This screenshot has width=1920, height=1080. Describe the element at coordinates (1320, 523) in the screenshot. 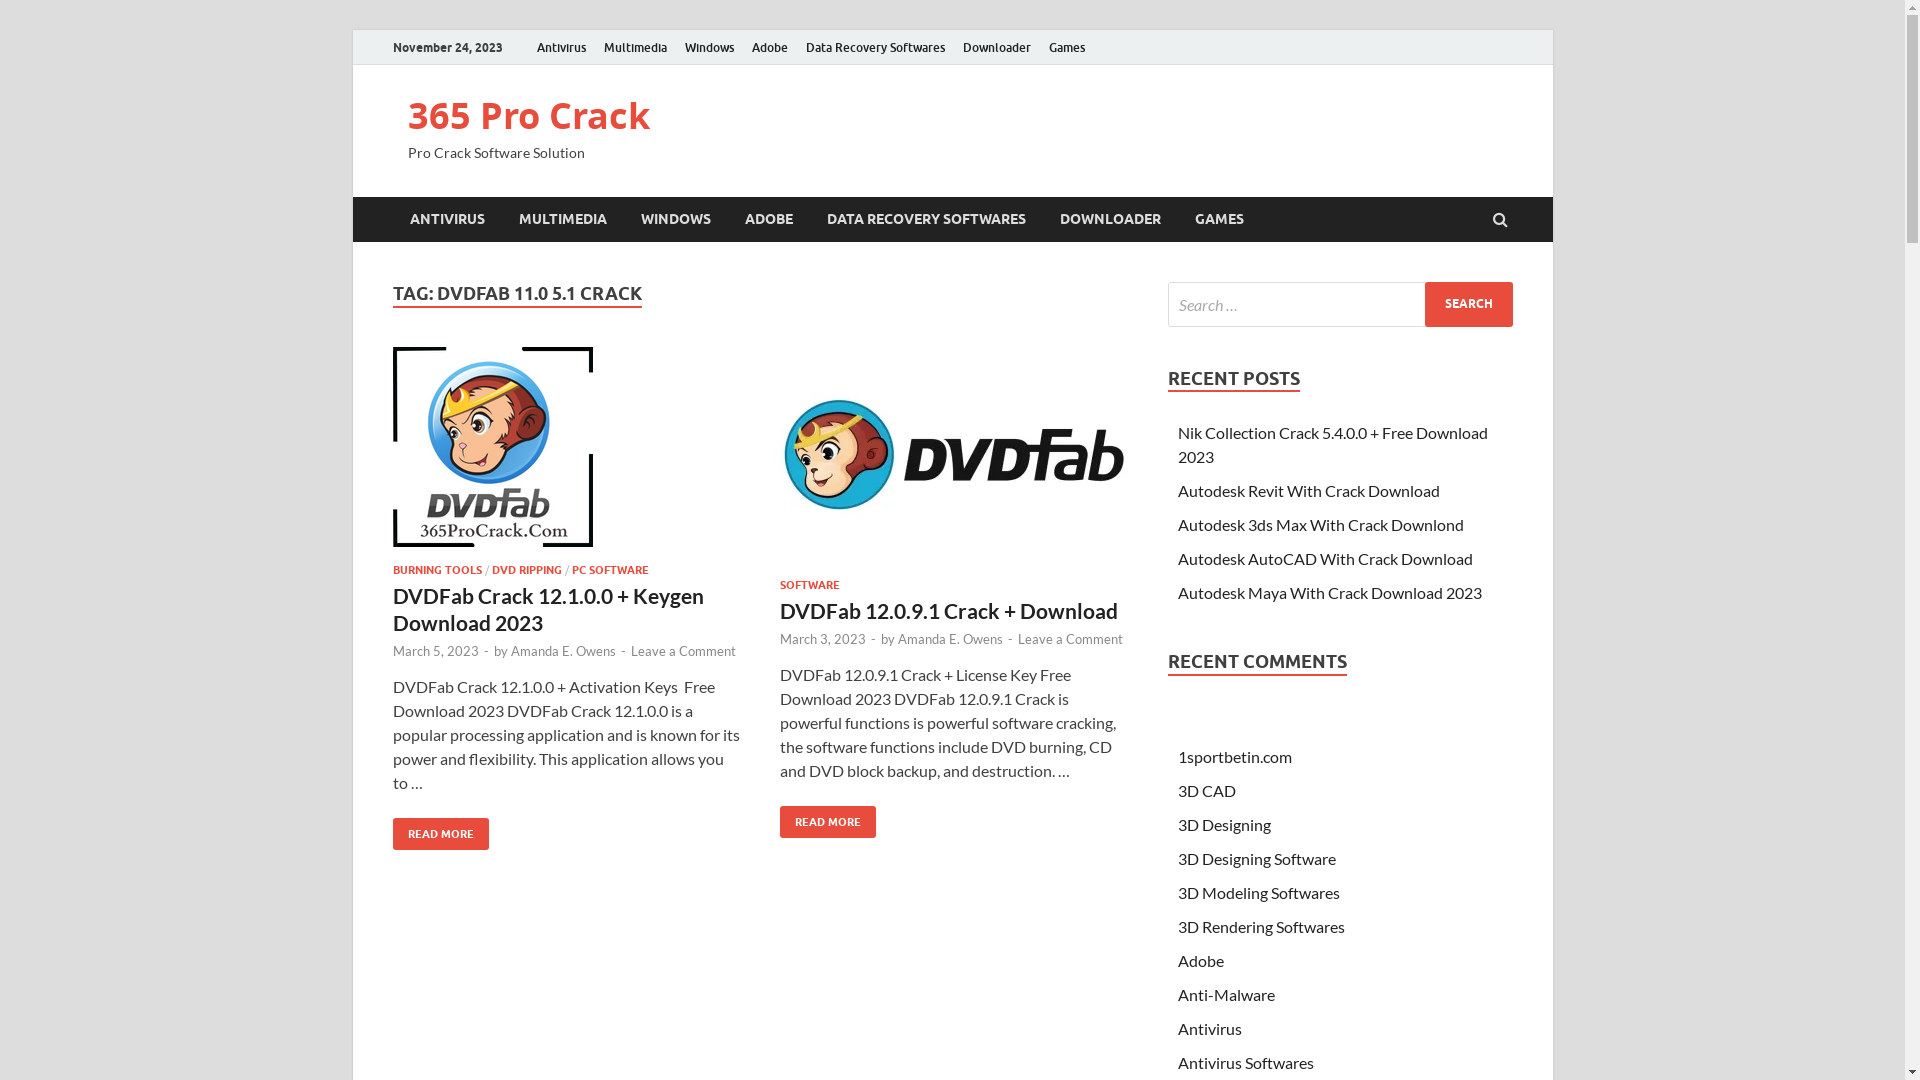

I see `'Autodesk 3ds Max With Crack Downlond'` at that location.